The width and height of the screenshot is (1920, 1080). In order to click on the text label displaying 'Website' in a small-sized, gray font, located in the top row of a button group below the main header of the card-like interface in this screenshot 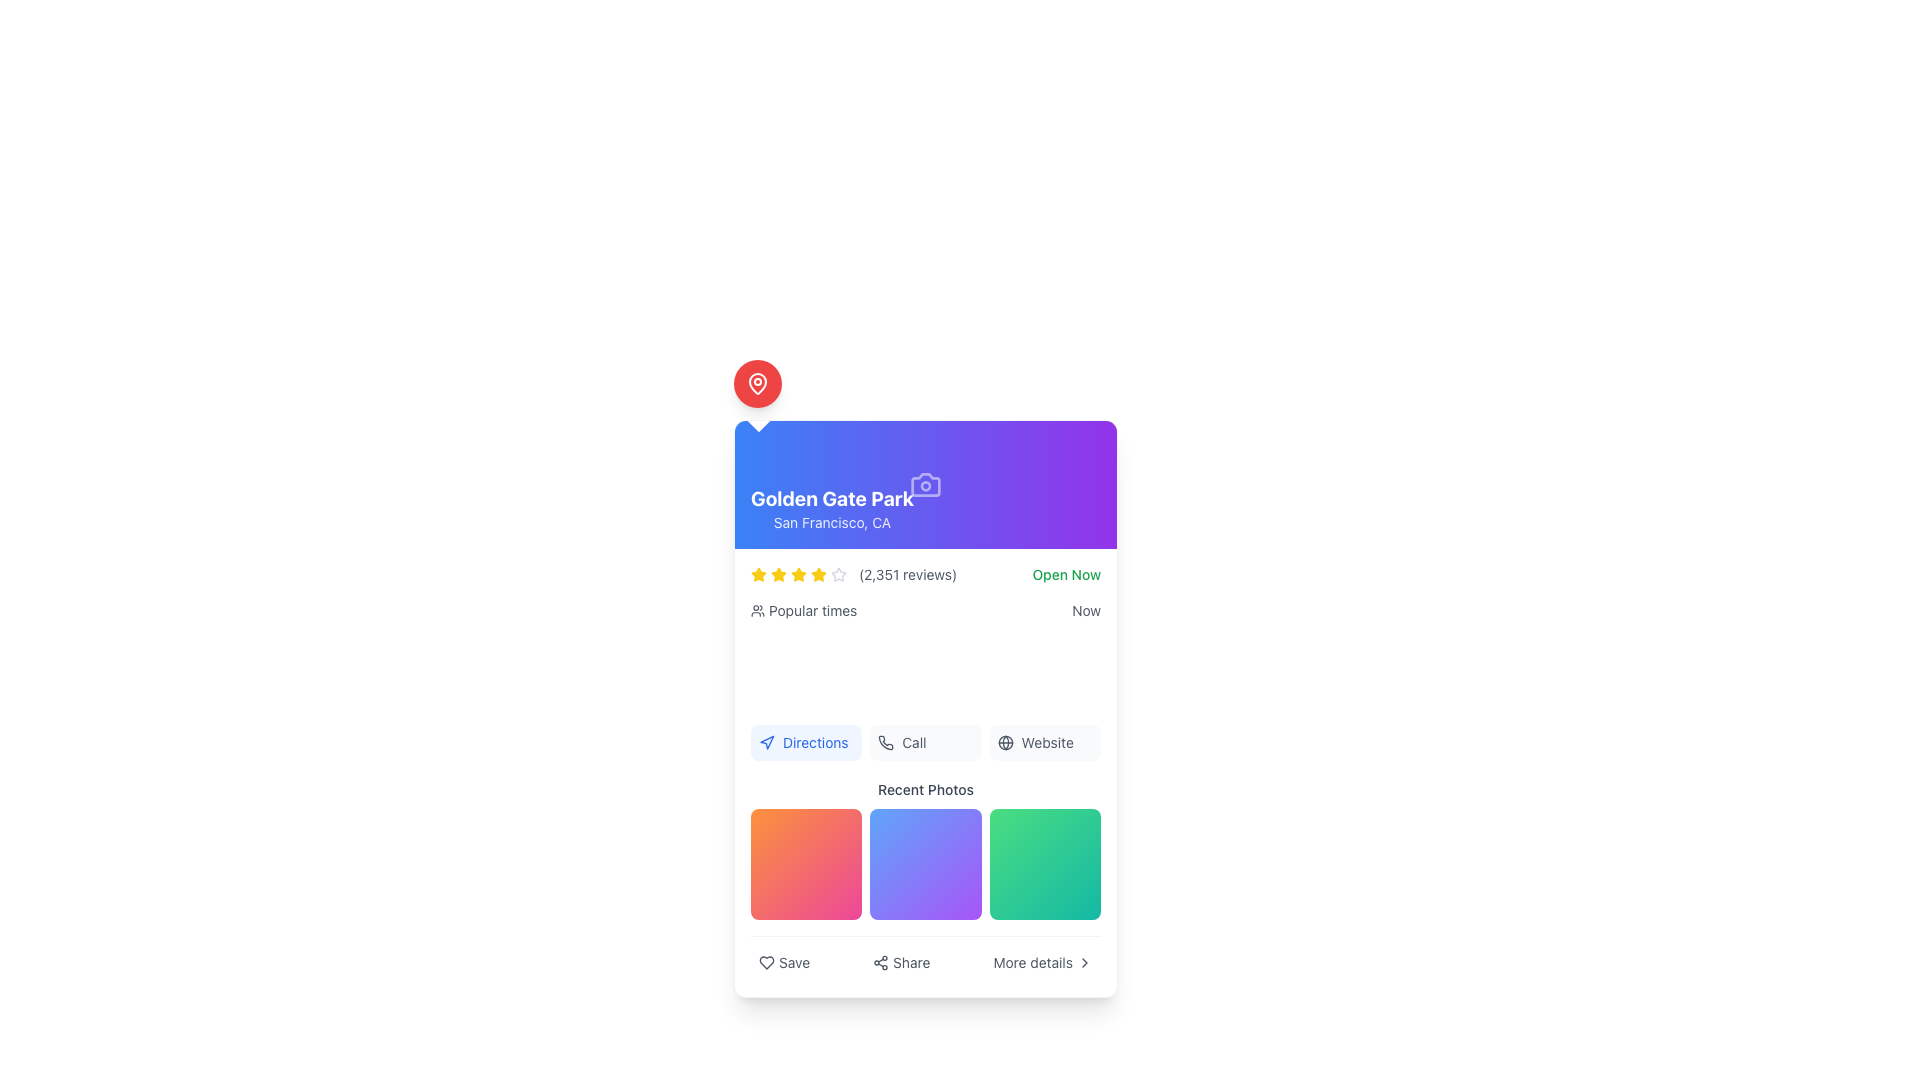, I will do `click(1046, 743)`.